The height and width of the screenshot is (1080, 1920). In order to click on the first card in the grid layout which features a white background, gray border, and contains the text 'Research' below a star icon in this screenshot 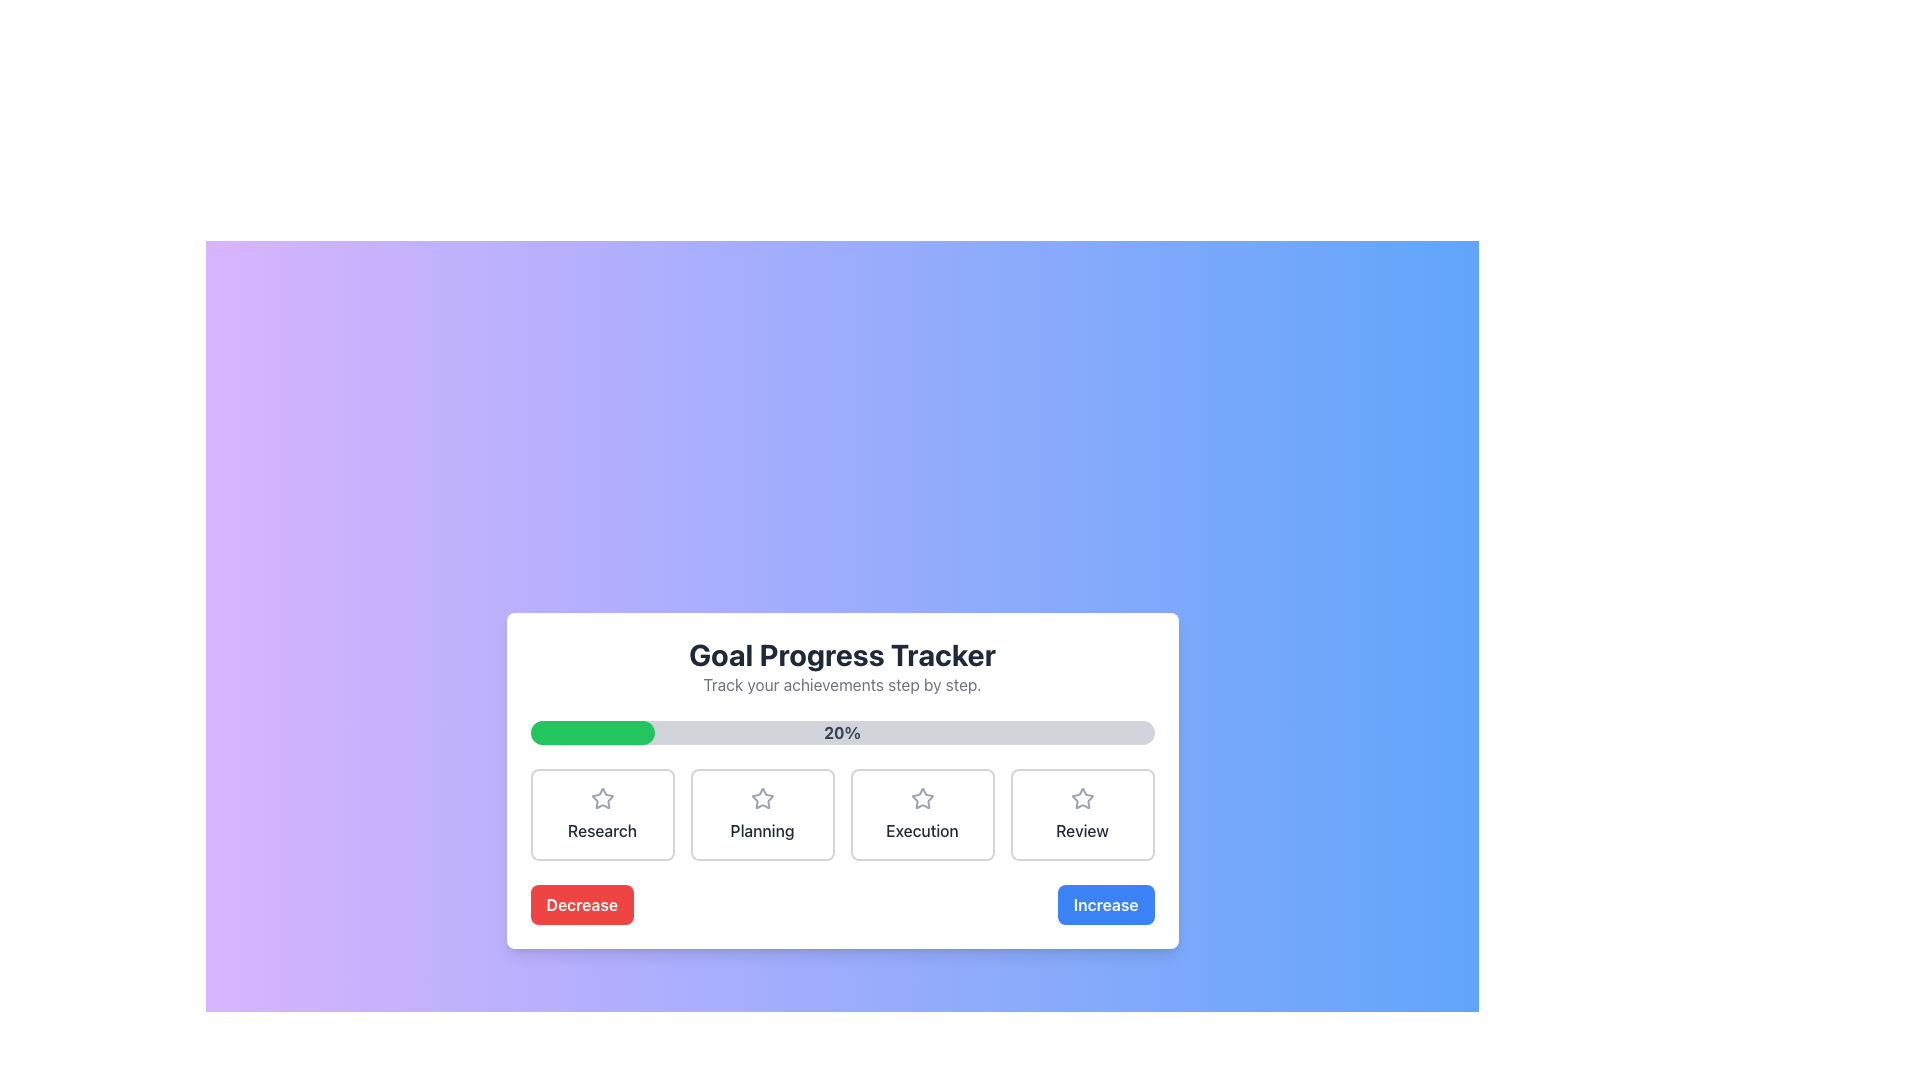, I will do `click(601, 814)`.